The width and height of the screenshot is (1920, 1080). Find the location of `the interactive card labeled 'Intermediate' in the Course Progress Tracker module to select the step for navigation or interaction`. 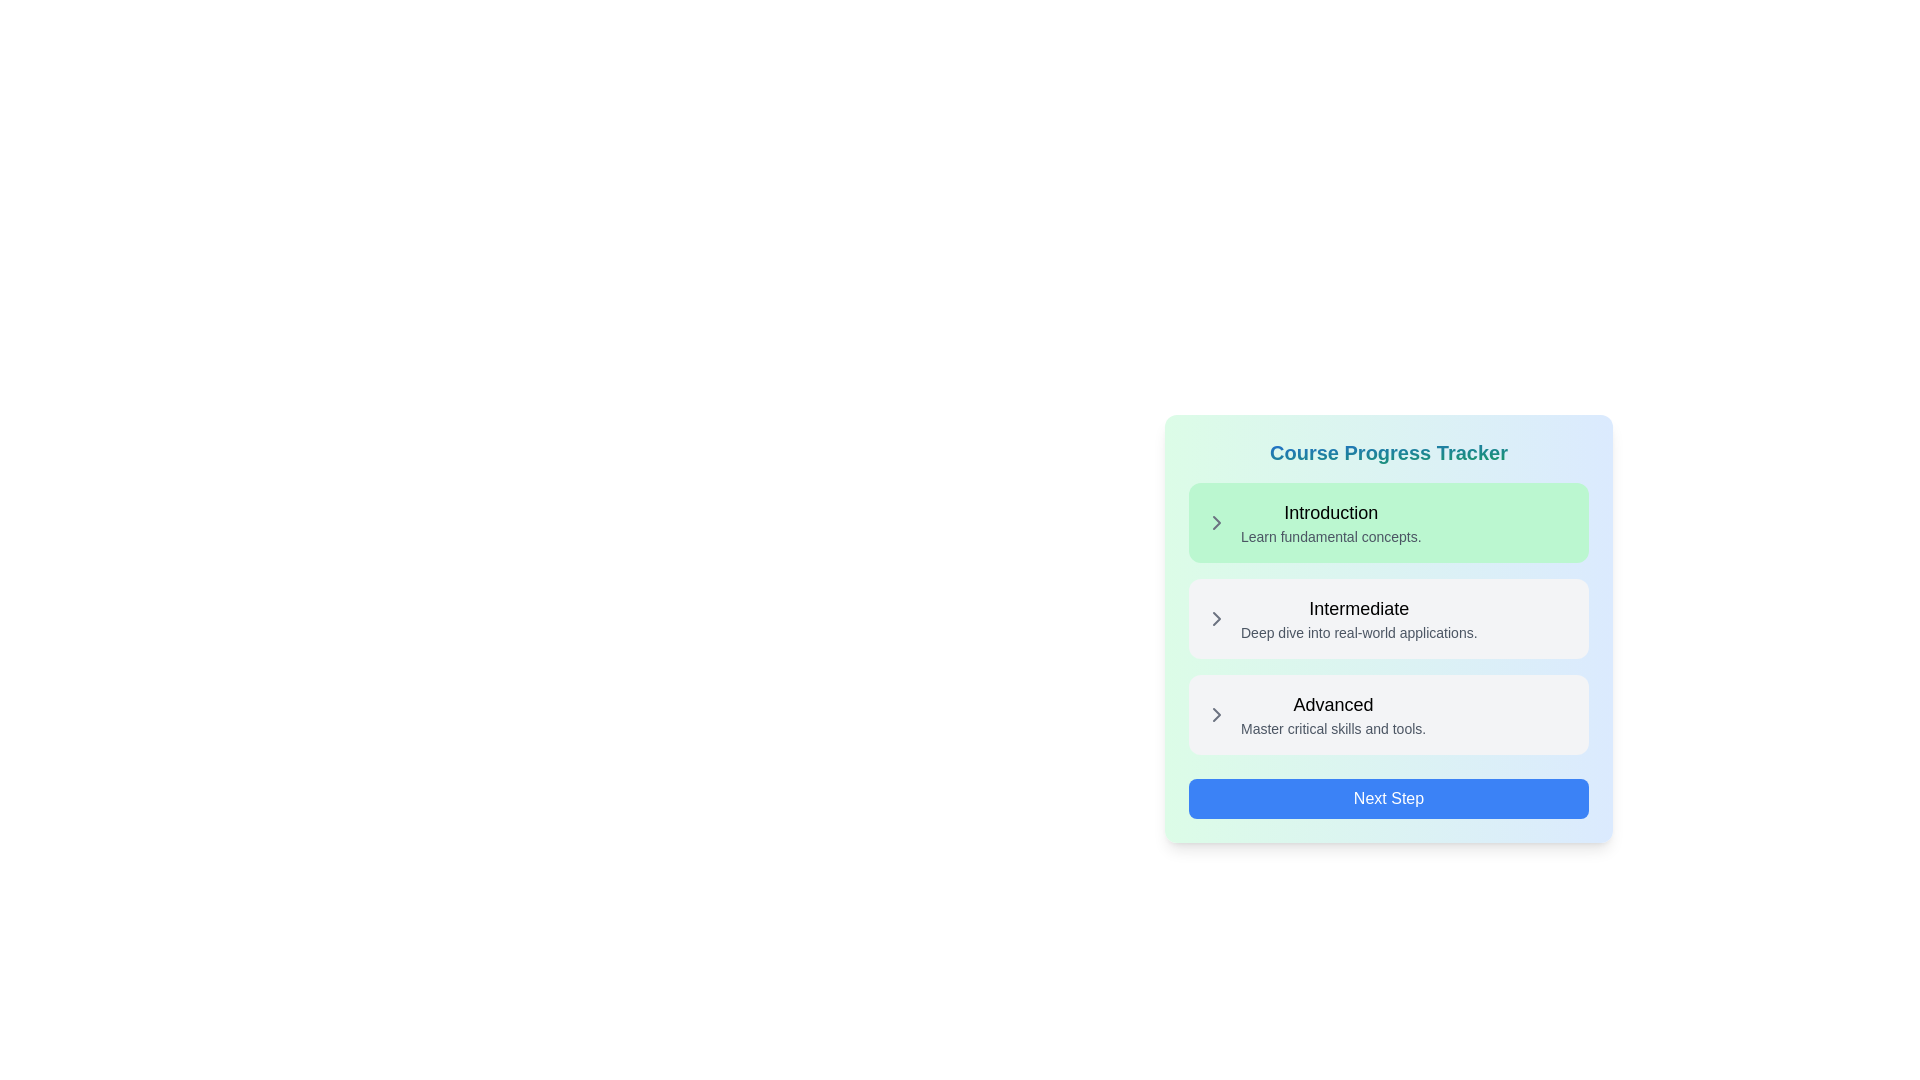

the interactive card labeled 'Intermediate' in the Course Progress Tracker module to select the step for navigation or interaction is located at coordinates (1387, 617).